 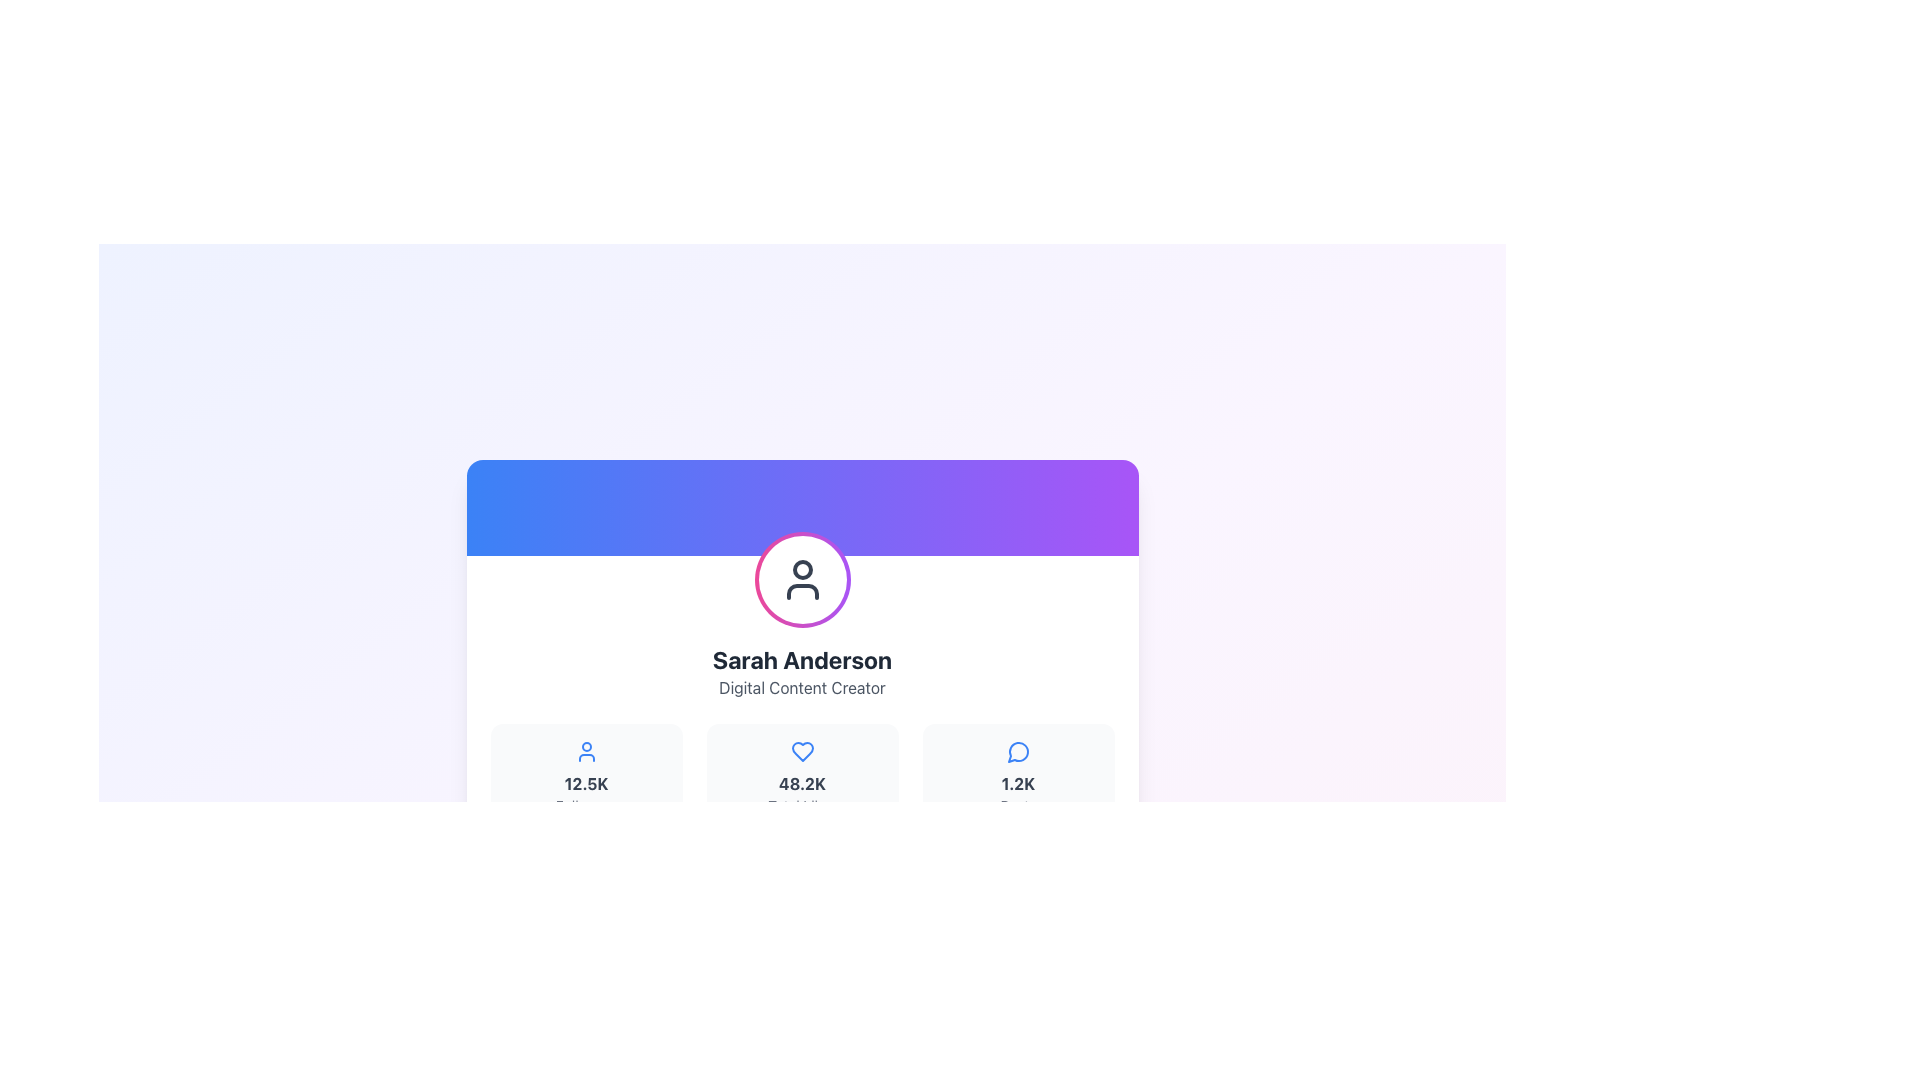 I want to click on the text label that conveys the quantity '1.2K', which is positioned above the 'Posts' label and below a chat bubble icon, so click(x=1018, y=782).